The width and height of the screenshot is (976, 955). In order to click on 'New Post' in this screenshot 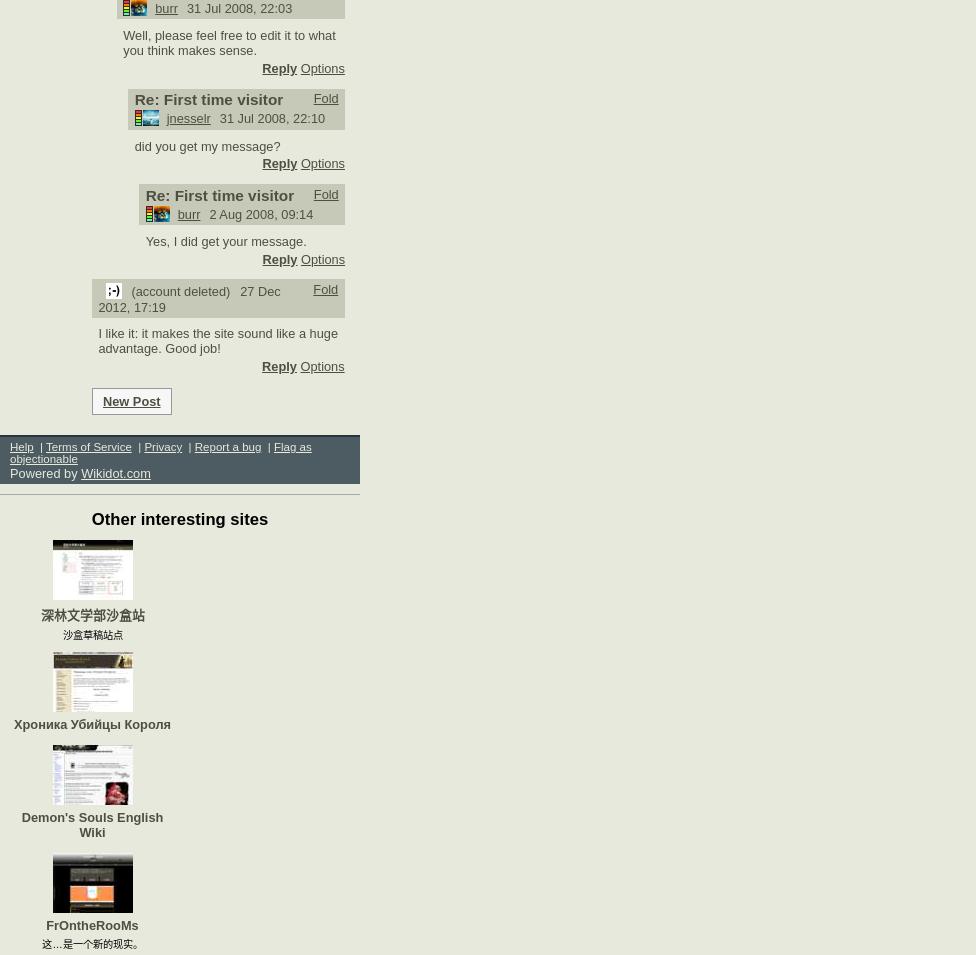, I will do `click(129, 400)`.